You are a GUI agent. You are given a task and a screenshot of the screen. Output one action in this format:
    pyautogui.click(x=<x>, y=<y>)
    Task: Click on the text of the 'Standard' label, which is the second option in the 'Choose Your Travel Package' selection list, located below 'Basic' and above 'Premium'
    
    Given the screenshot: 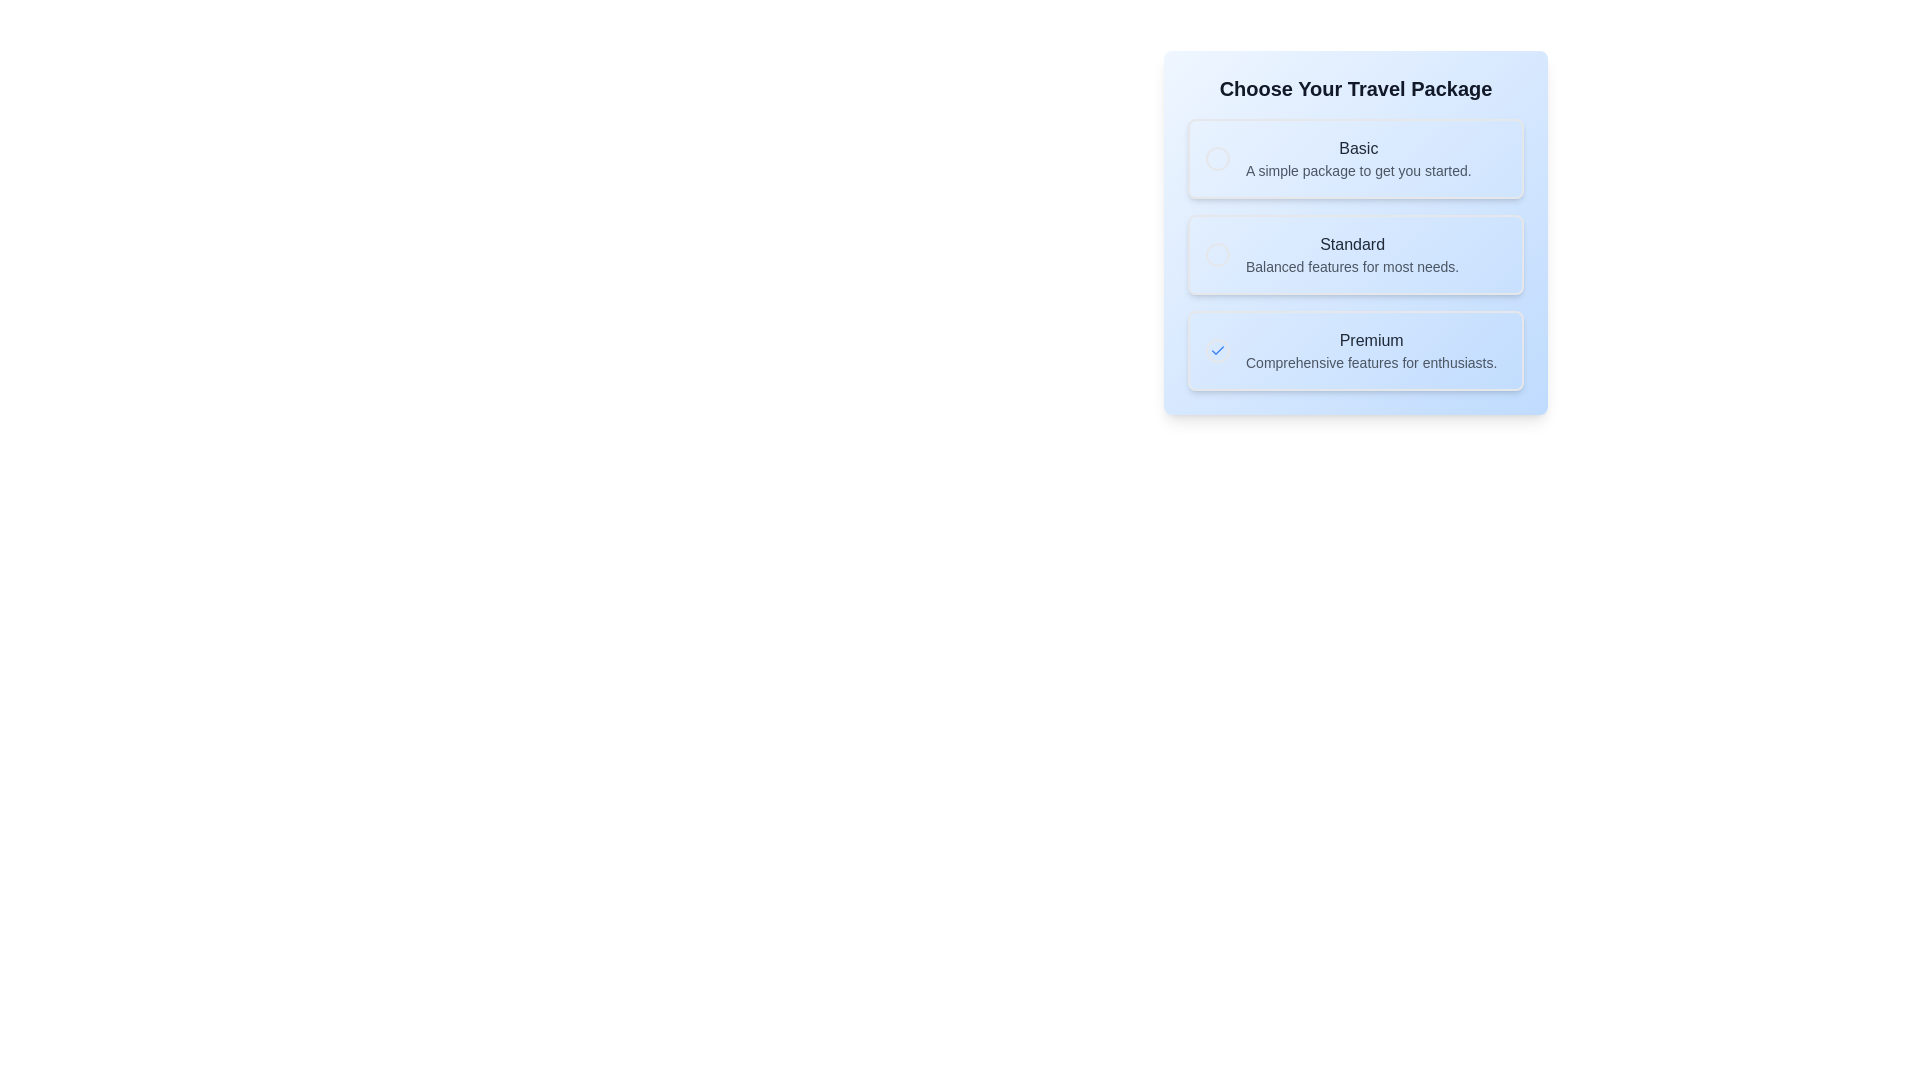 What is the action you would take?
    pyautogui.click(x=1352, y=253)
    